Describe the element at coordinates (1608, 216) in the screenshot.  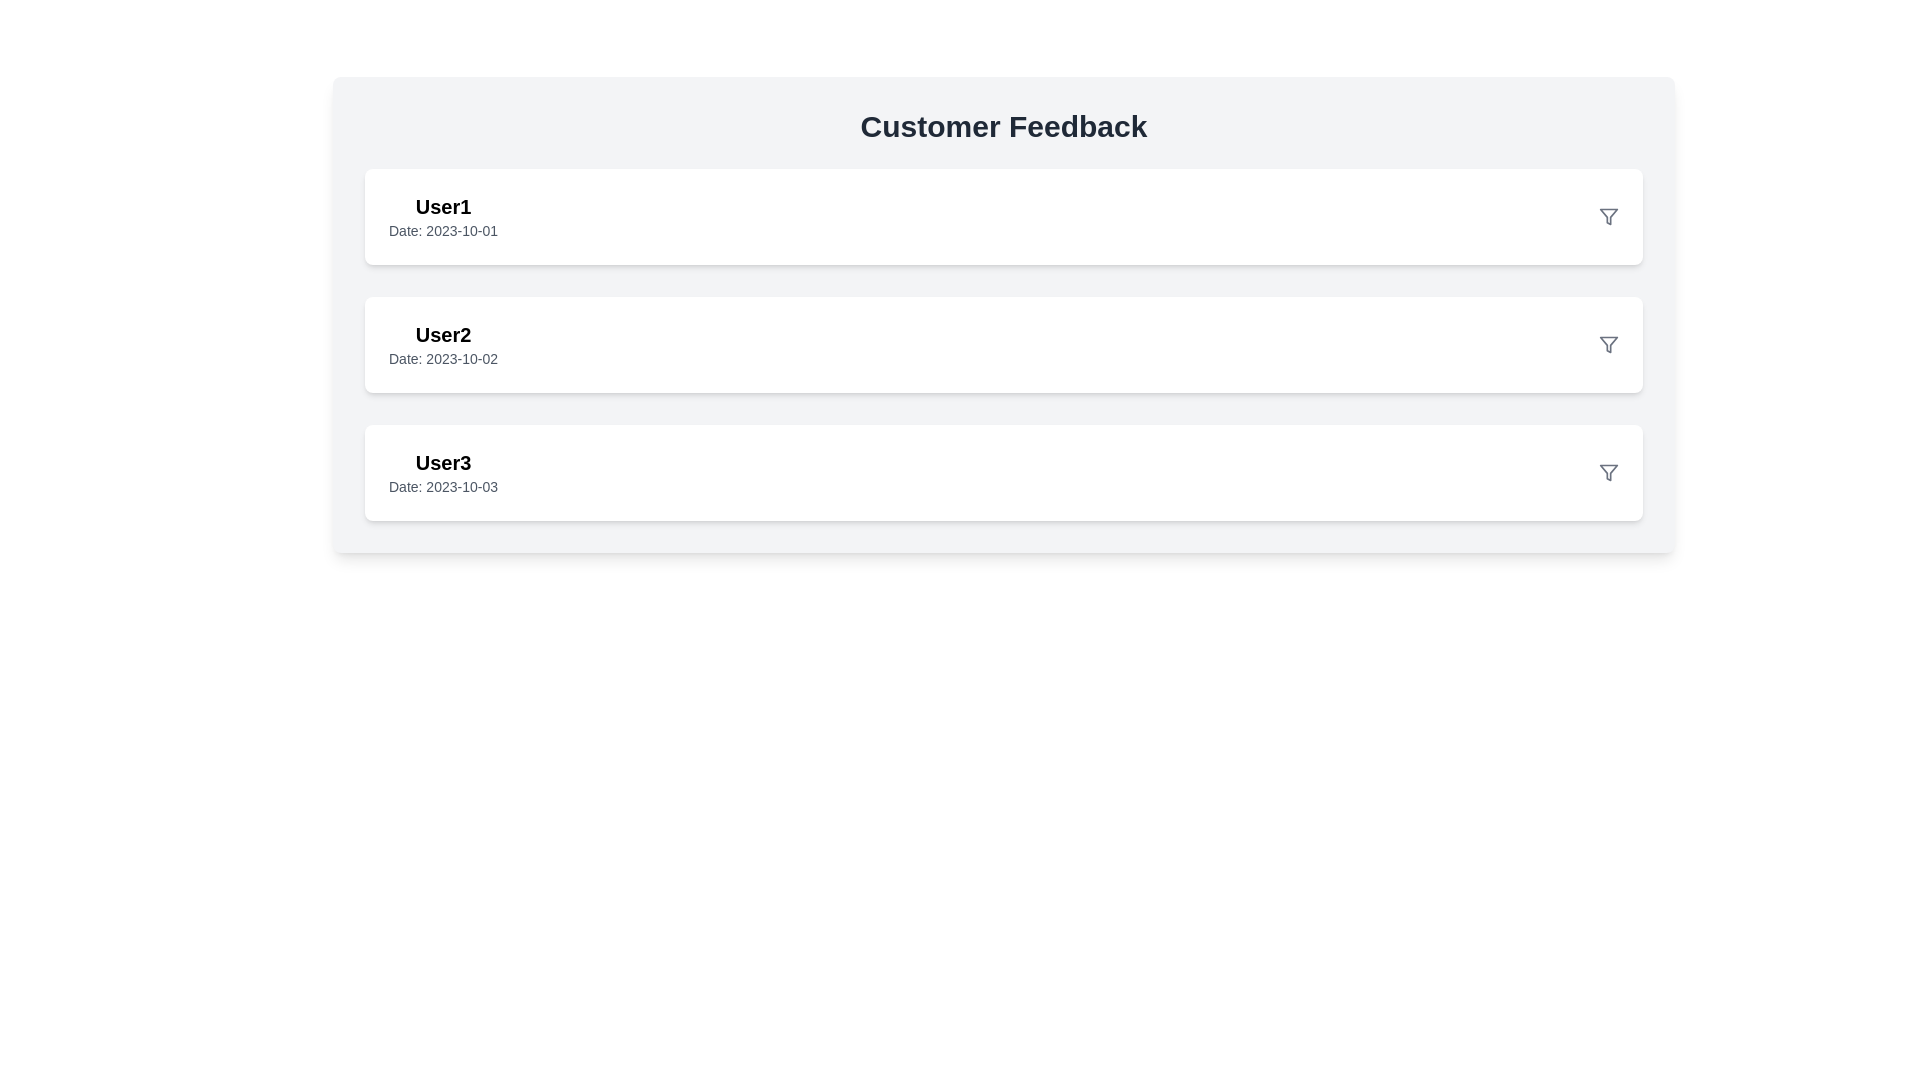
I see `the filter icon, which is a gray triangle with horizontal lines, located at the far right of the row associated with 'User1'` at that location.